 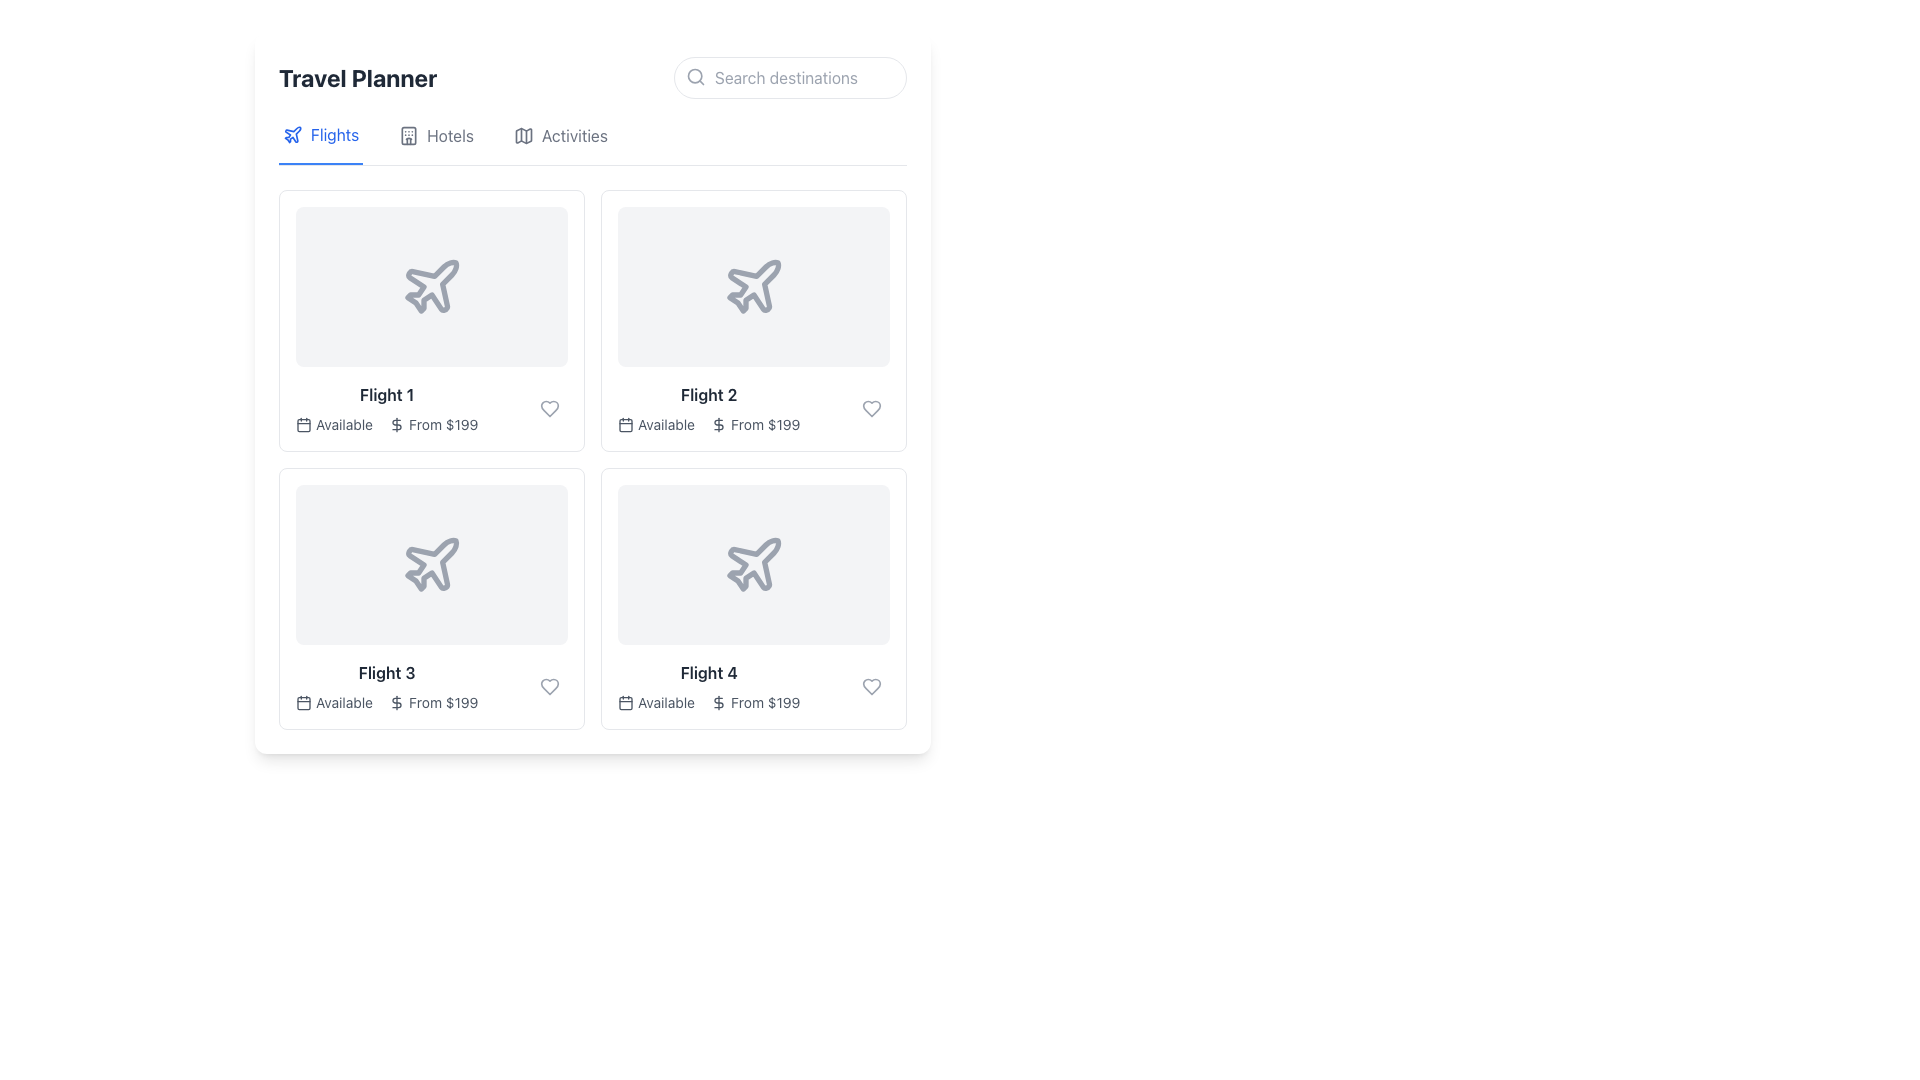 What do you see at coordinates (709, 423) in the screenshot?
I see `informational text with icons conveying the availability status and starting price of the respective flight offering, located in the top-right grid cell under 'Flights' within the 'Flight 2' card` at bounding box center [709, 423].